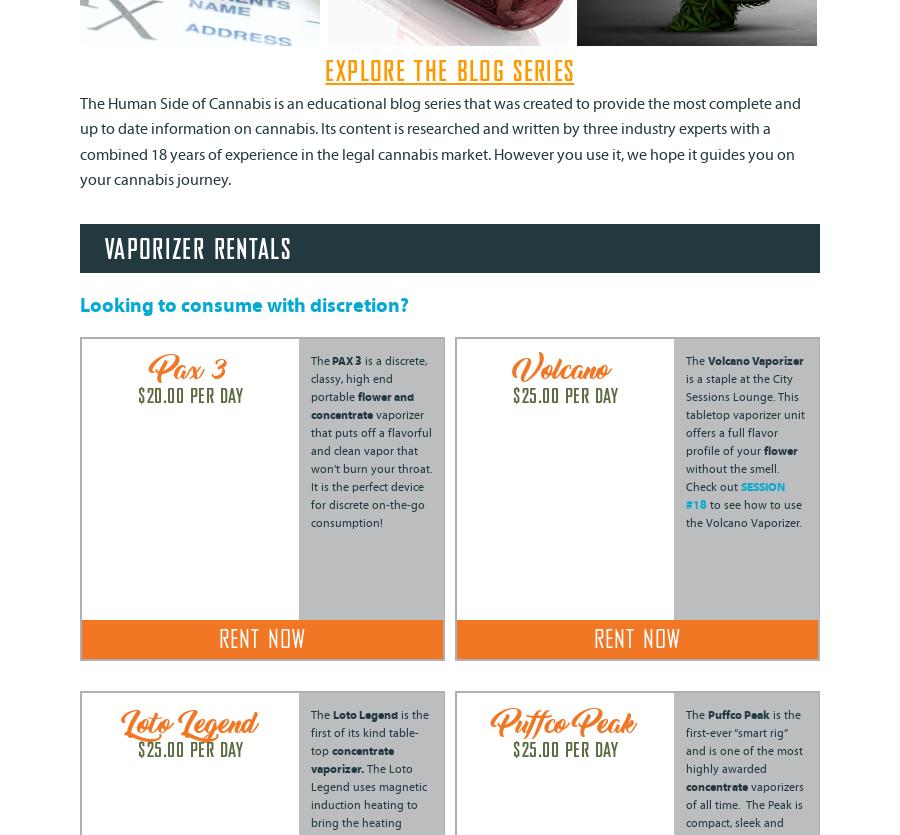 The image size is (900, 835). I want to click on 'is the first-ever “smart rig” and is one of the most highly awarded', so click(743, 741).